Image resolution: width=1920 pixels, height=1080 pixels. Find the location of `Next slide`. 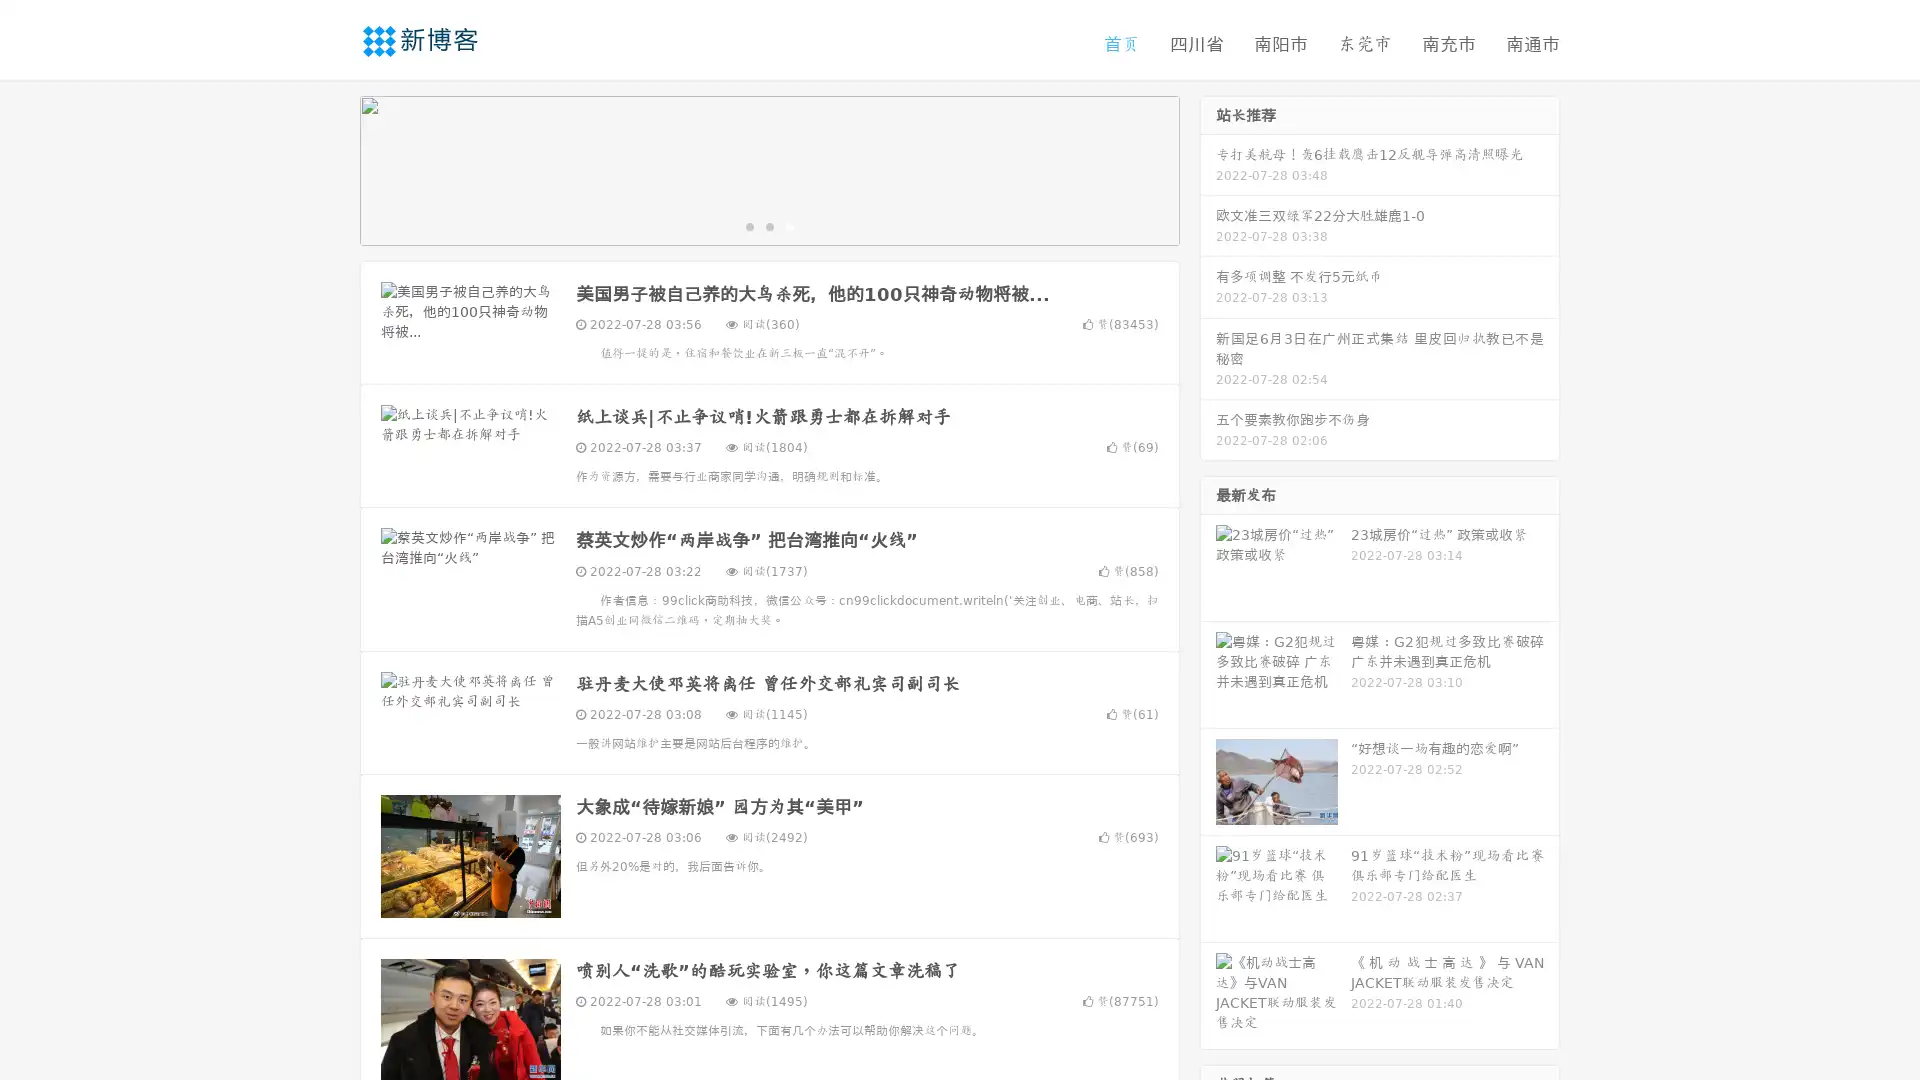

Next slide is located at coordinates (1208, 168).